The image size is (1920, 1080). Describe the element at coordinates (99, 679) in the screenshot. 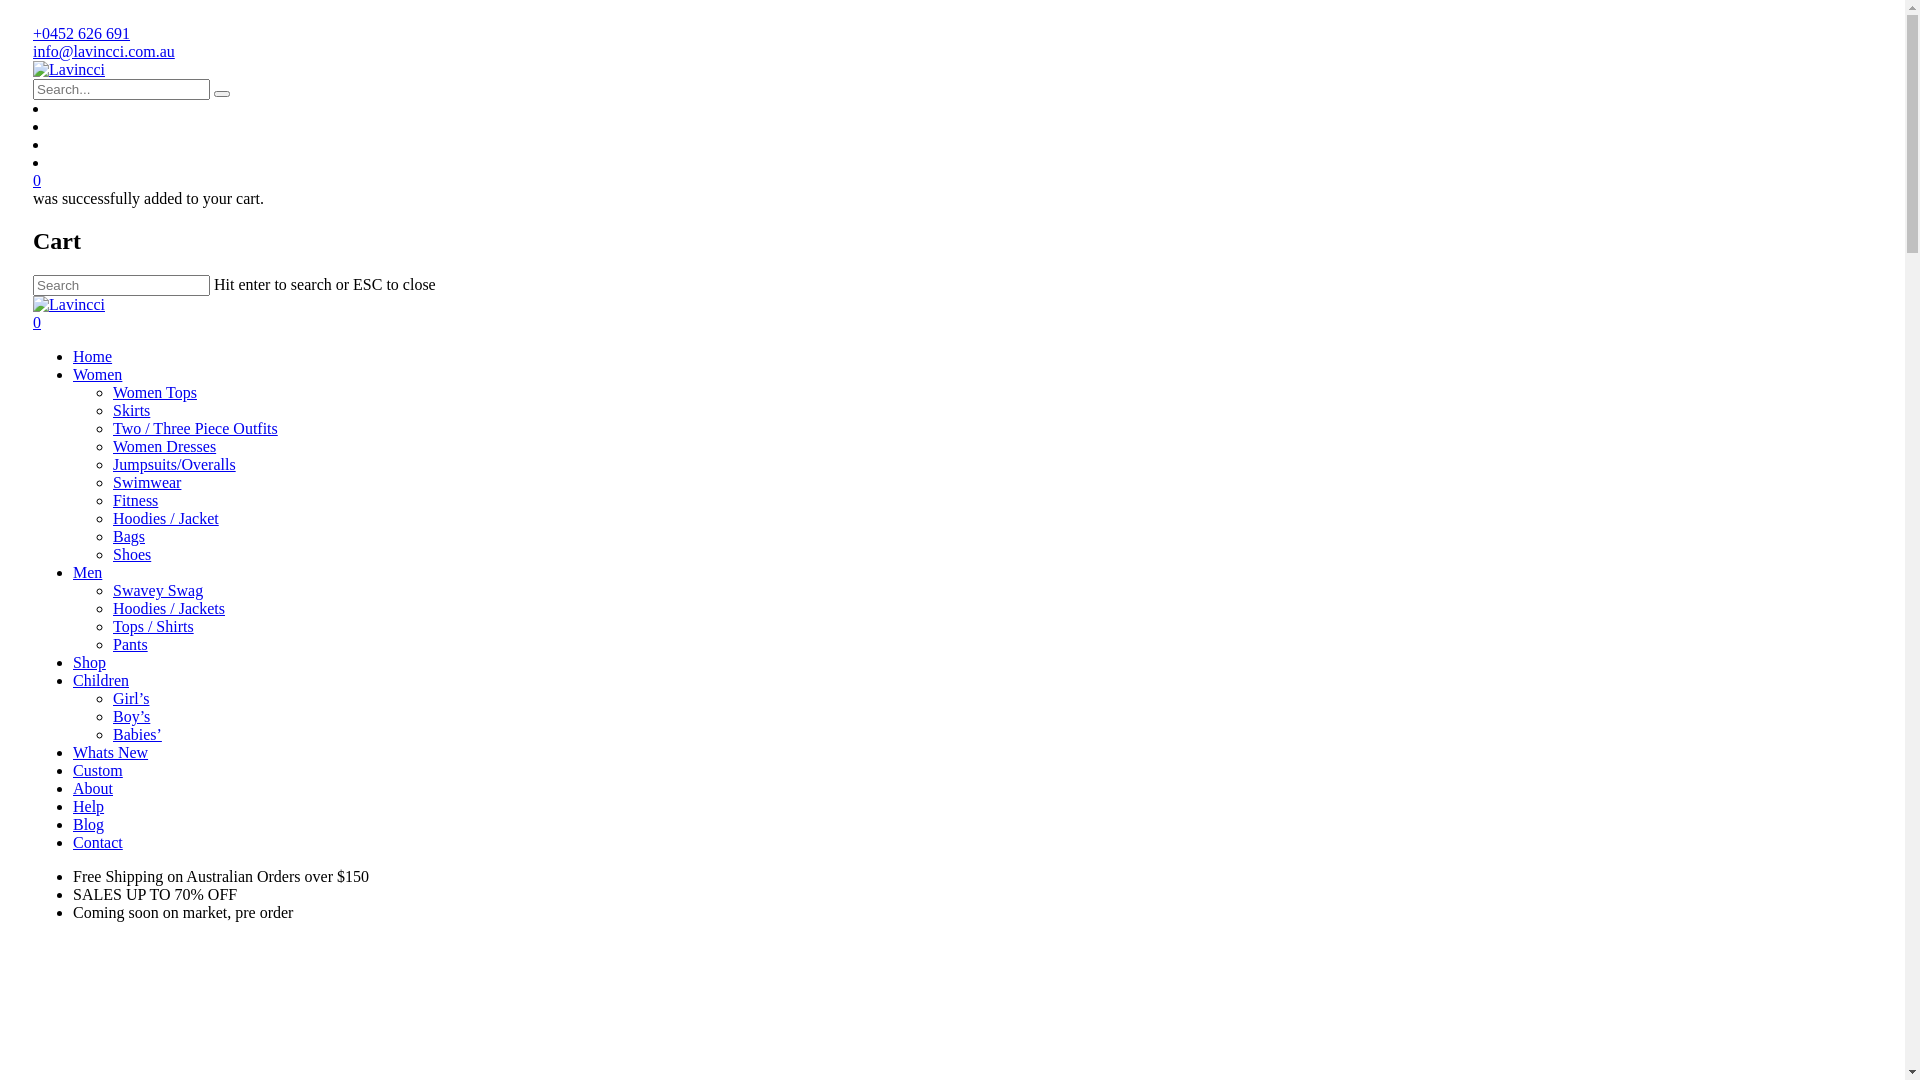

I see `'Children'` at that location.